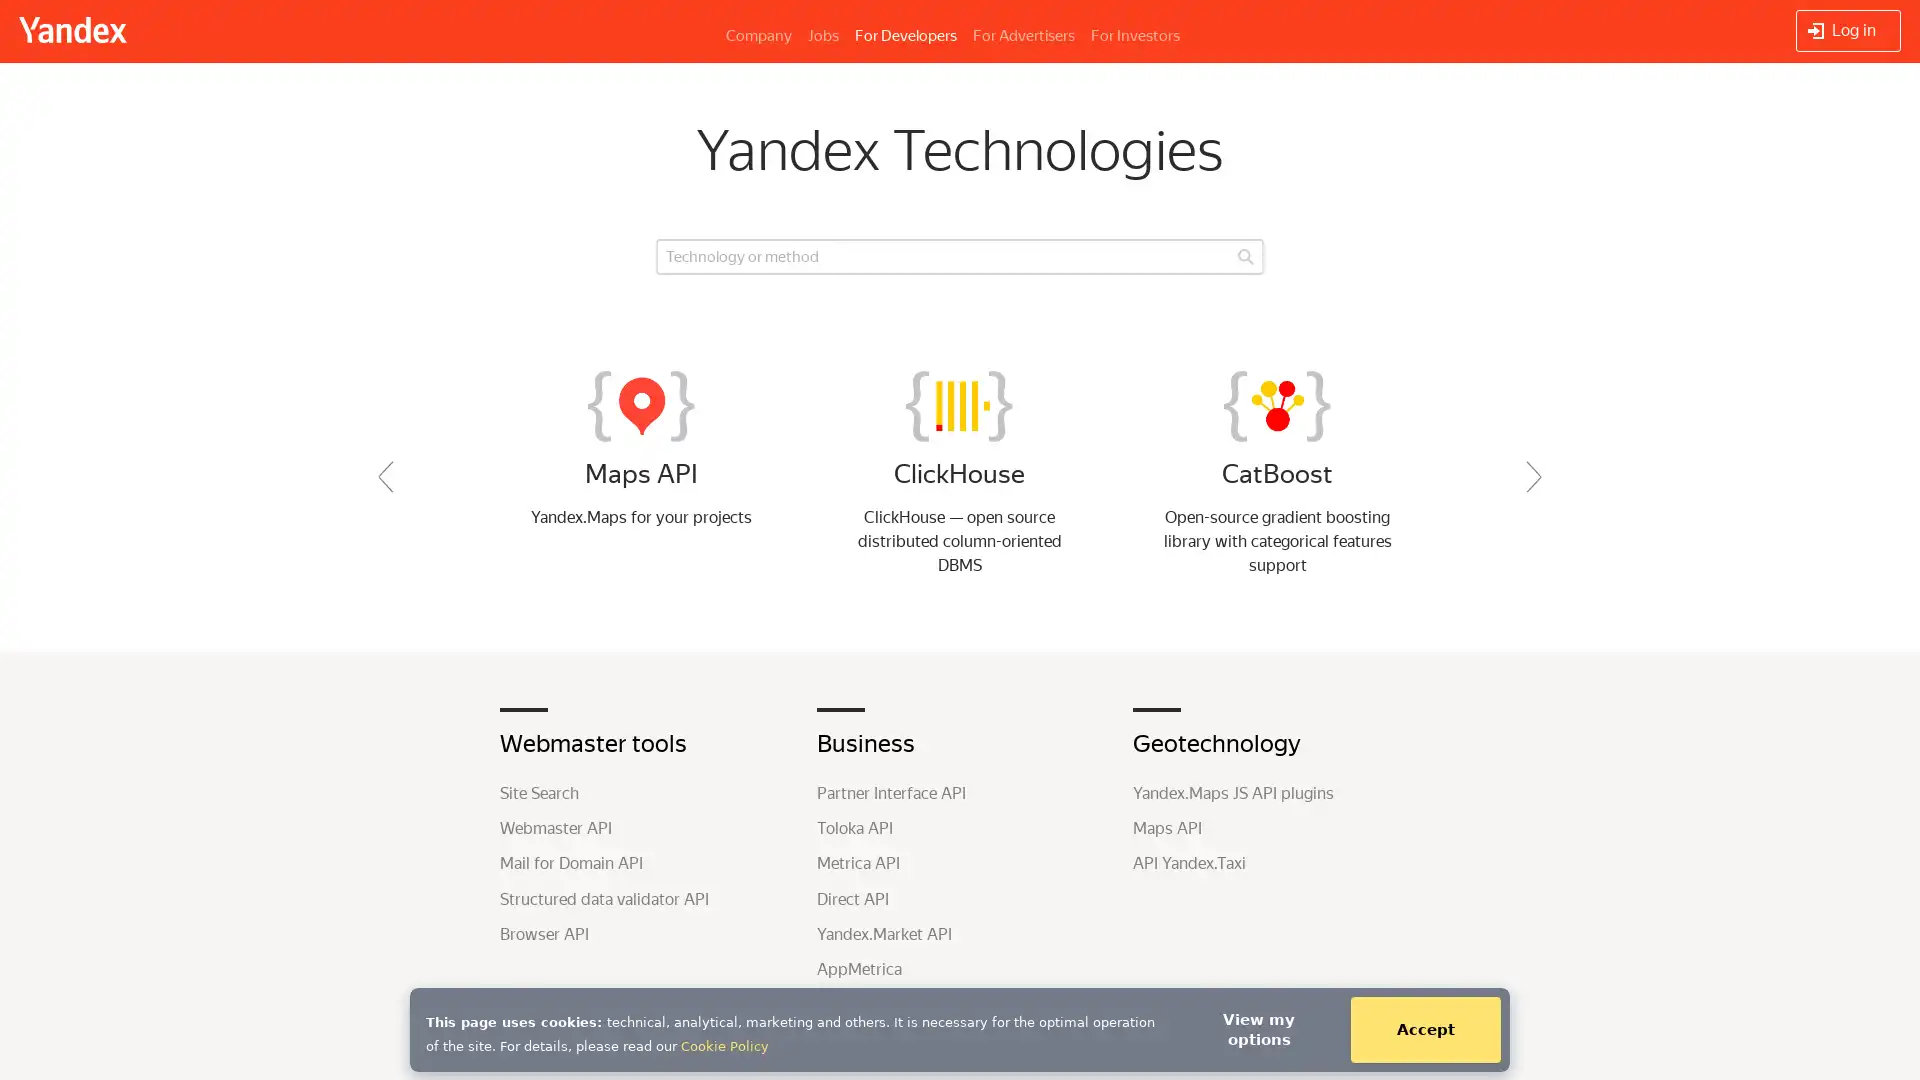 The height and width of the screenshot is (1080, 1920). Describe the element at coordinates (1533, 477) in the screenshot. I see `Next slide` at that location.